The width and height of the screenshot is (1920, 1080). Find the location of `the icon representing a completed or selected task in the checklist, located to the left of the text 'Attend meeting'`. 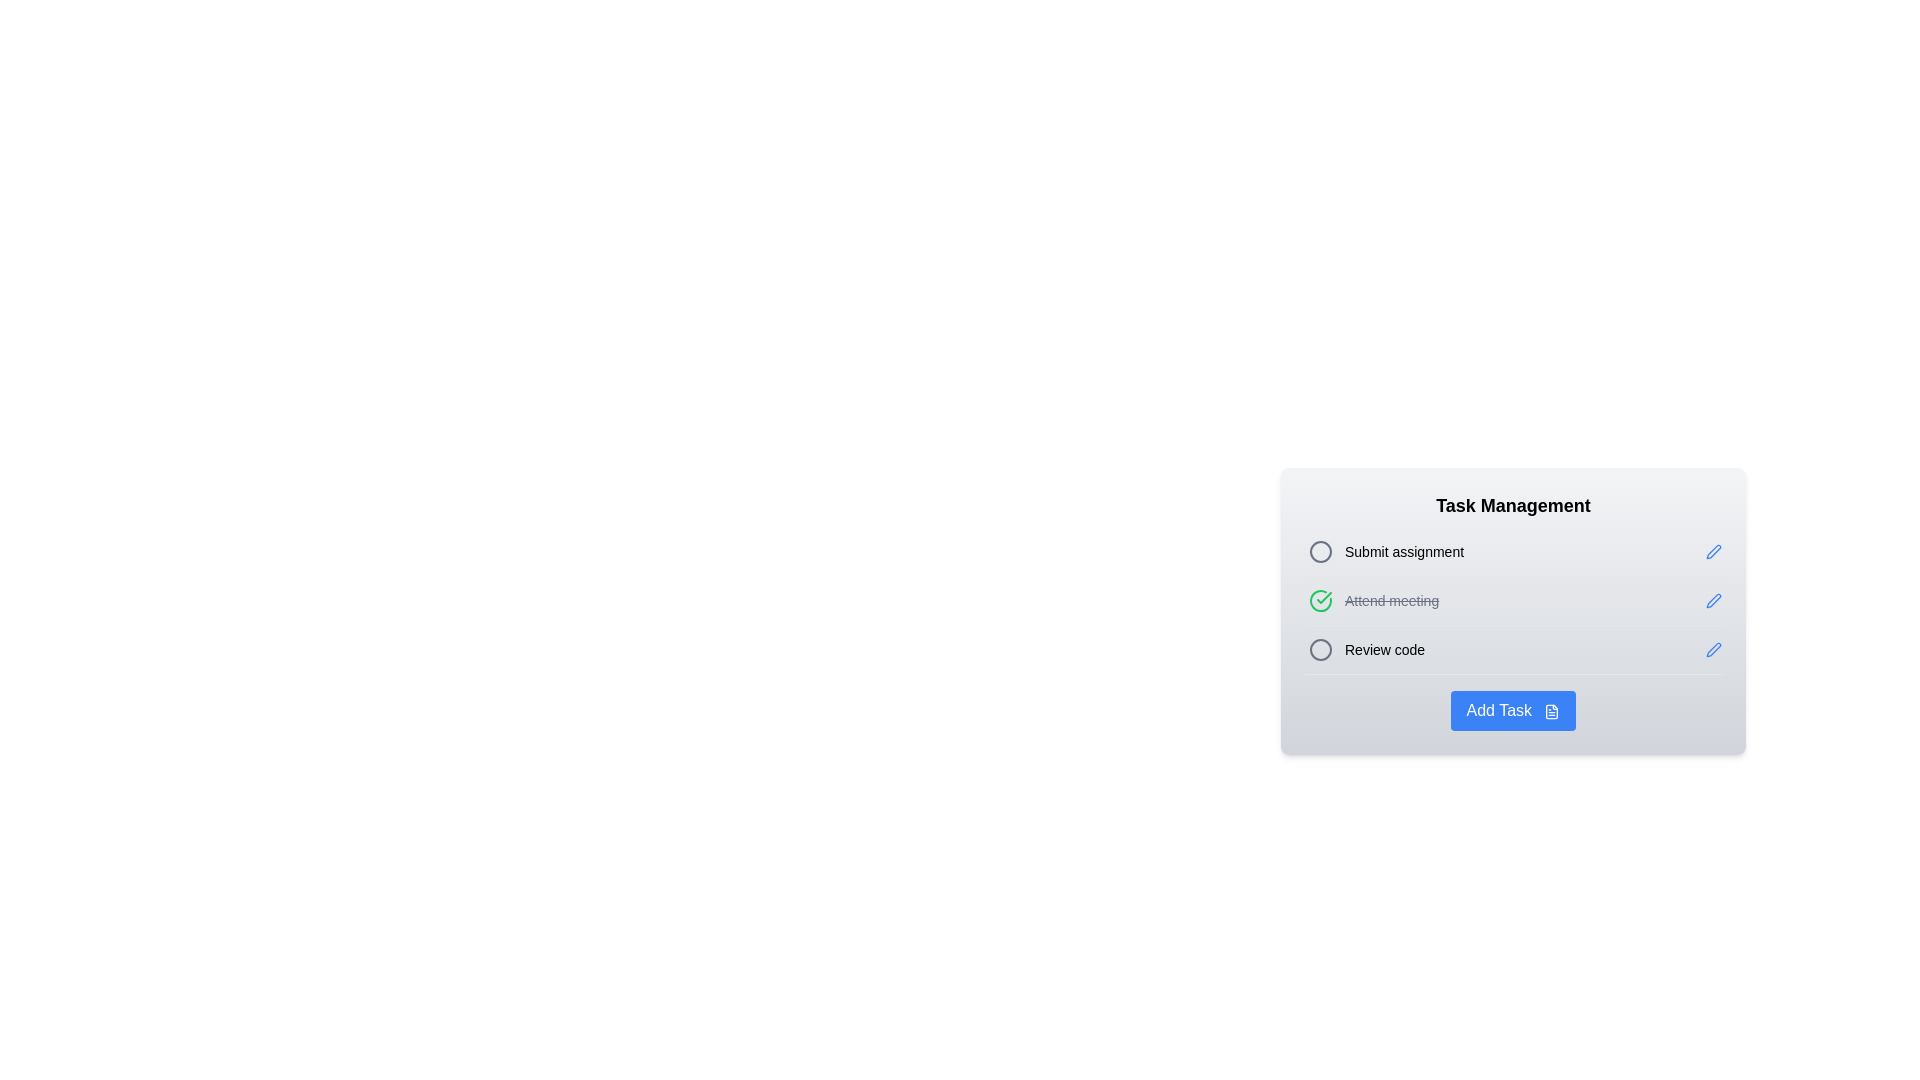

the icon representing a completed or selected task in the checklist, located to the left of the text 'Attend meeting' is located at coordinates (1320, 600).